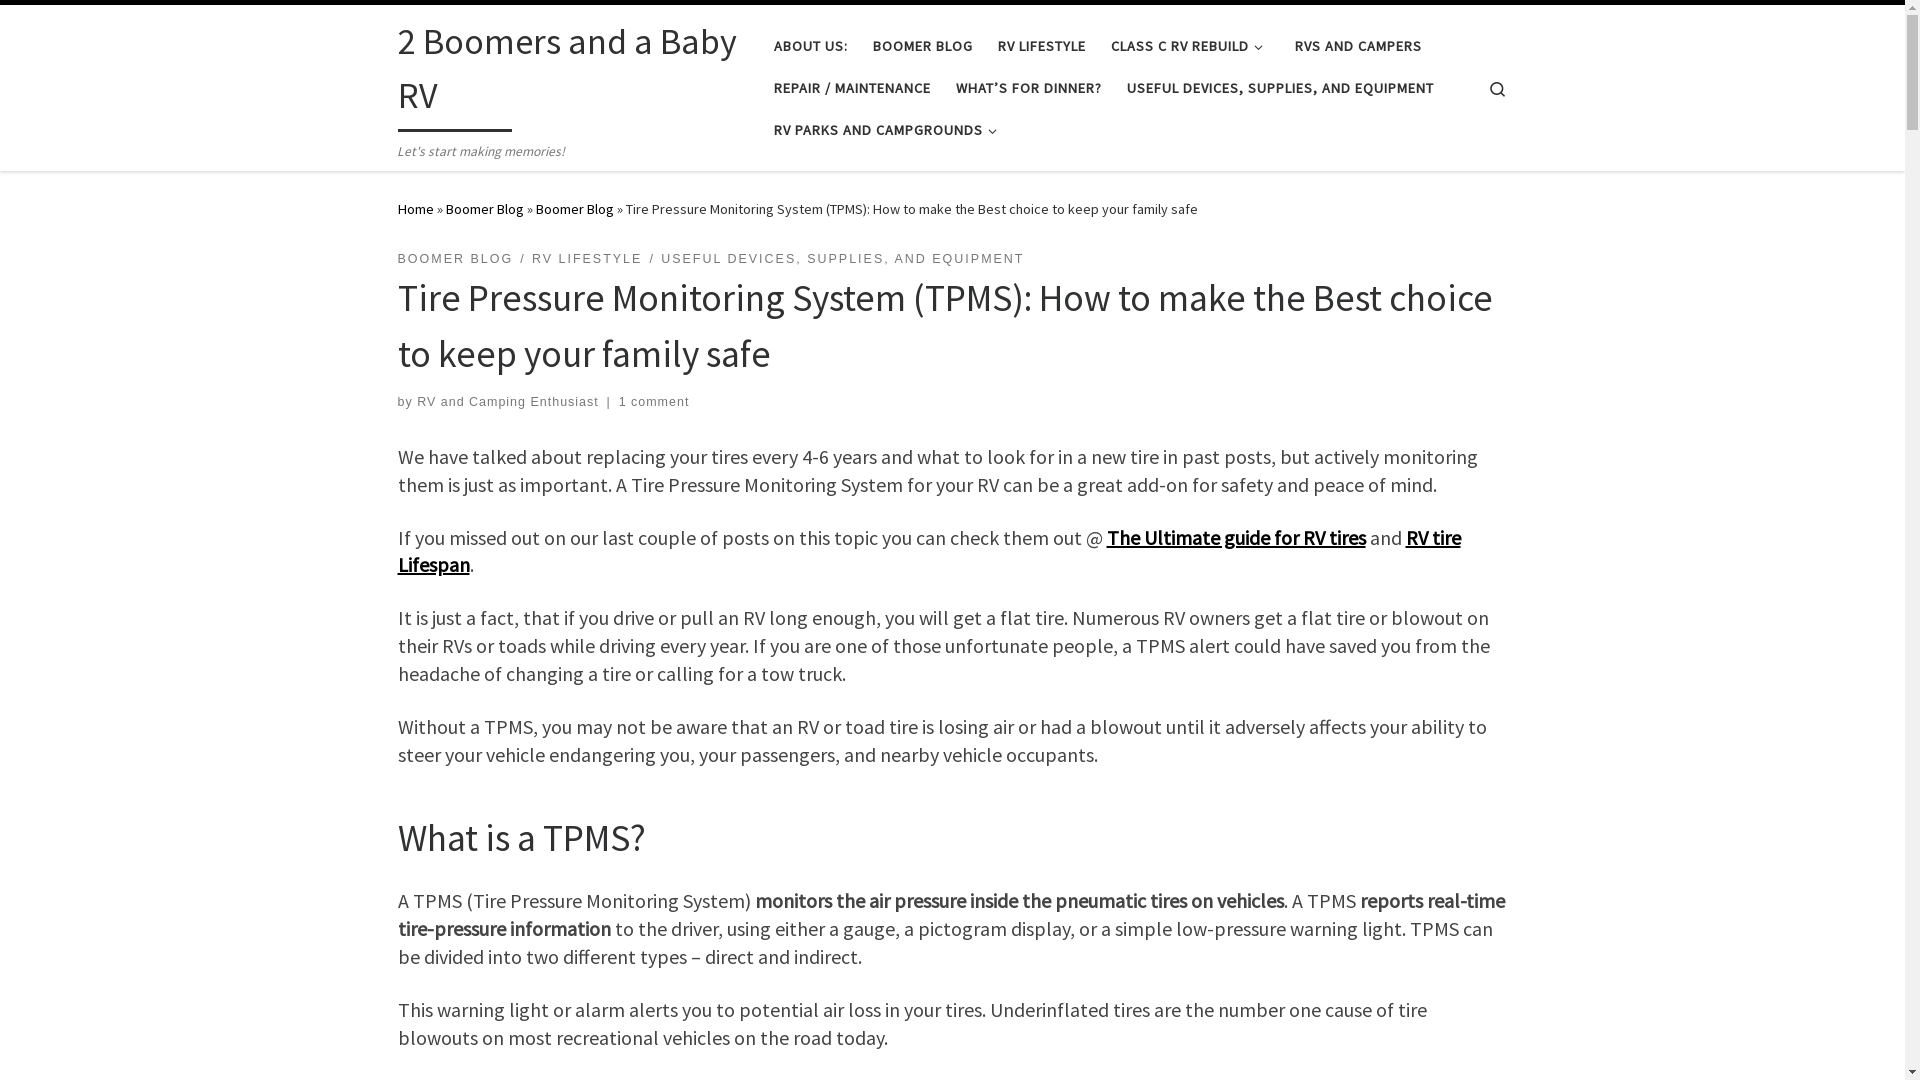 The image size is (1920, 1080). I want to click on 'RV LIFESTYLE', so click(586, 258).